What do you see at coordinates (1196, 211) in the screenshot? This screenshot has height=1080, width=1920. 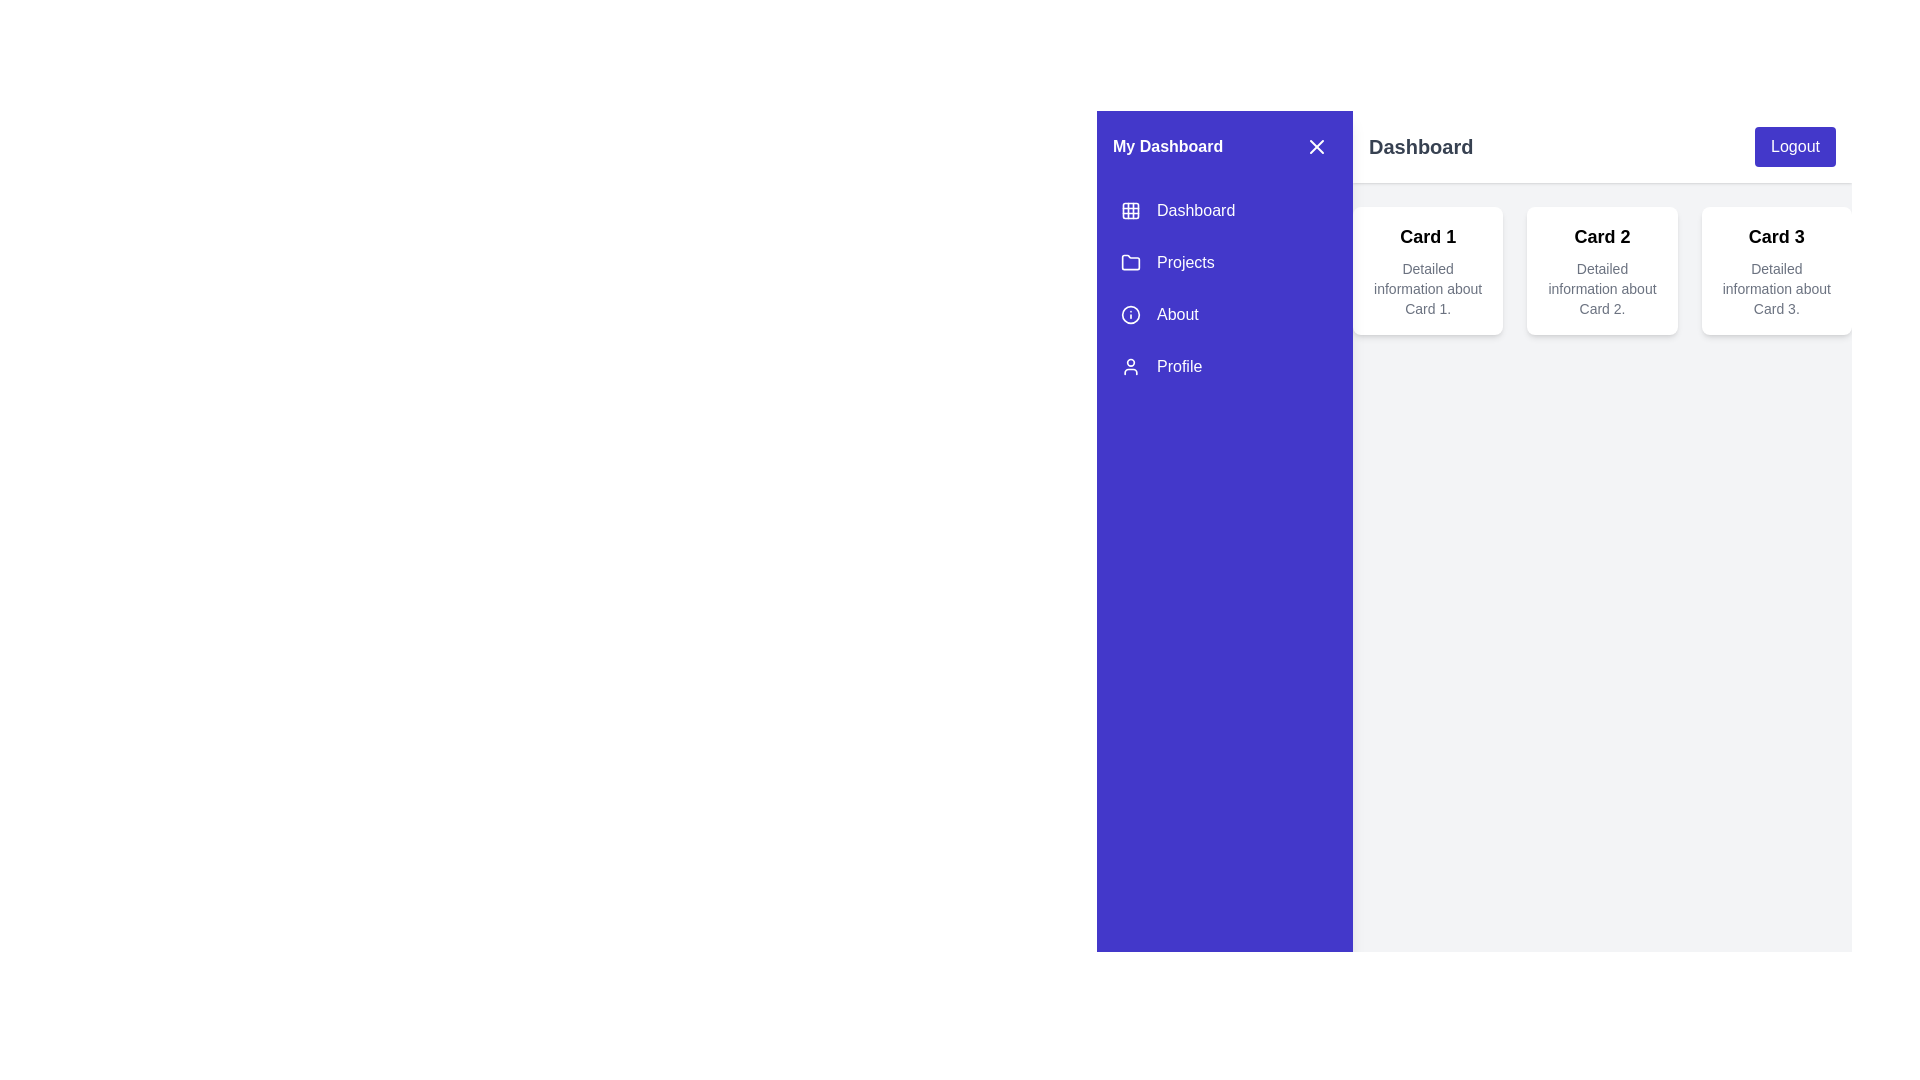 I see `text of the 'Dashboard' label, which is displayed in white on a purple background and is the first item in the vertical menu bar under 'My Dashboard'` at bounding box center [1196, 211].